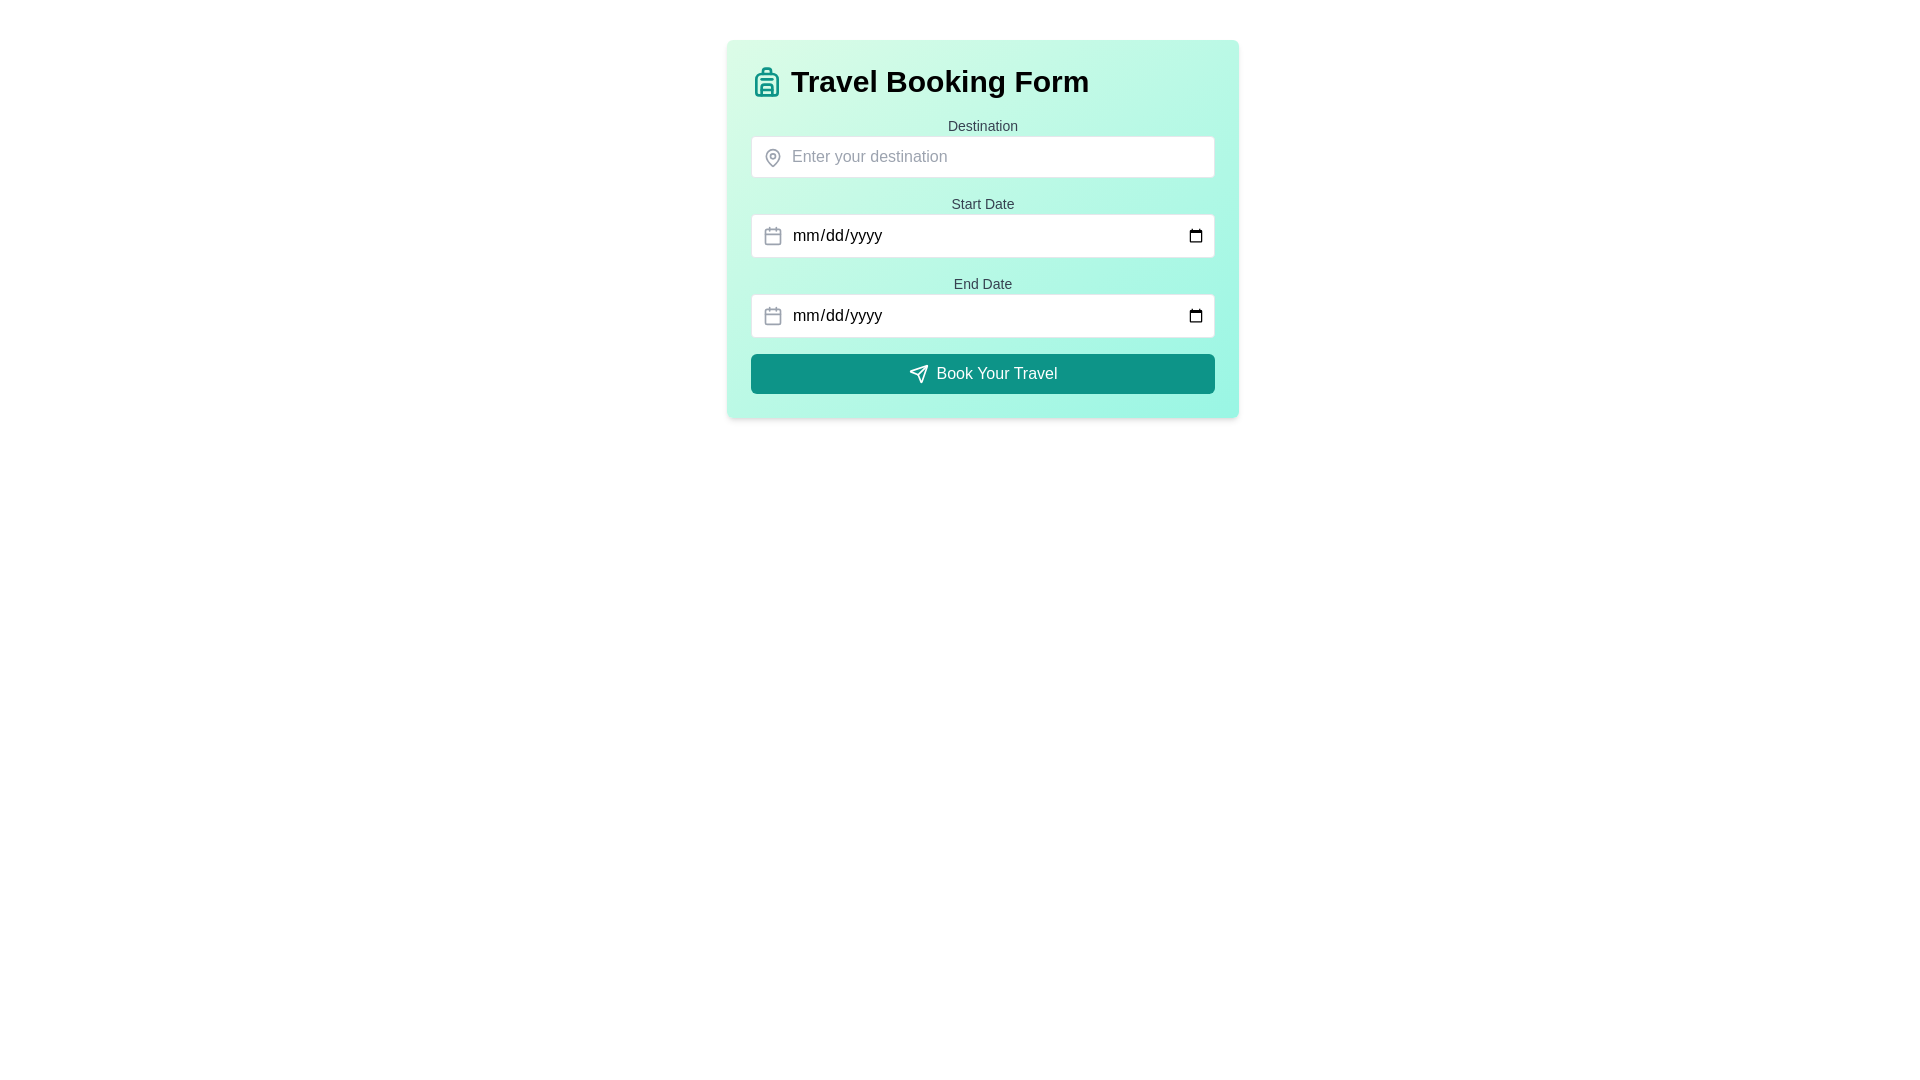  I want to click on the input area of the 'Start Date' labeled date input field, so click(983, 225).